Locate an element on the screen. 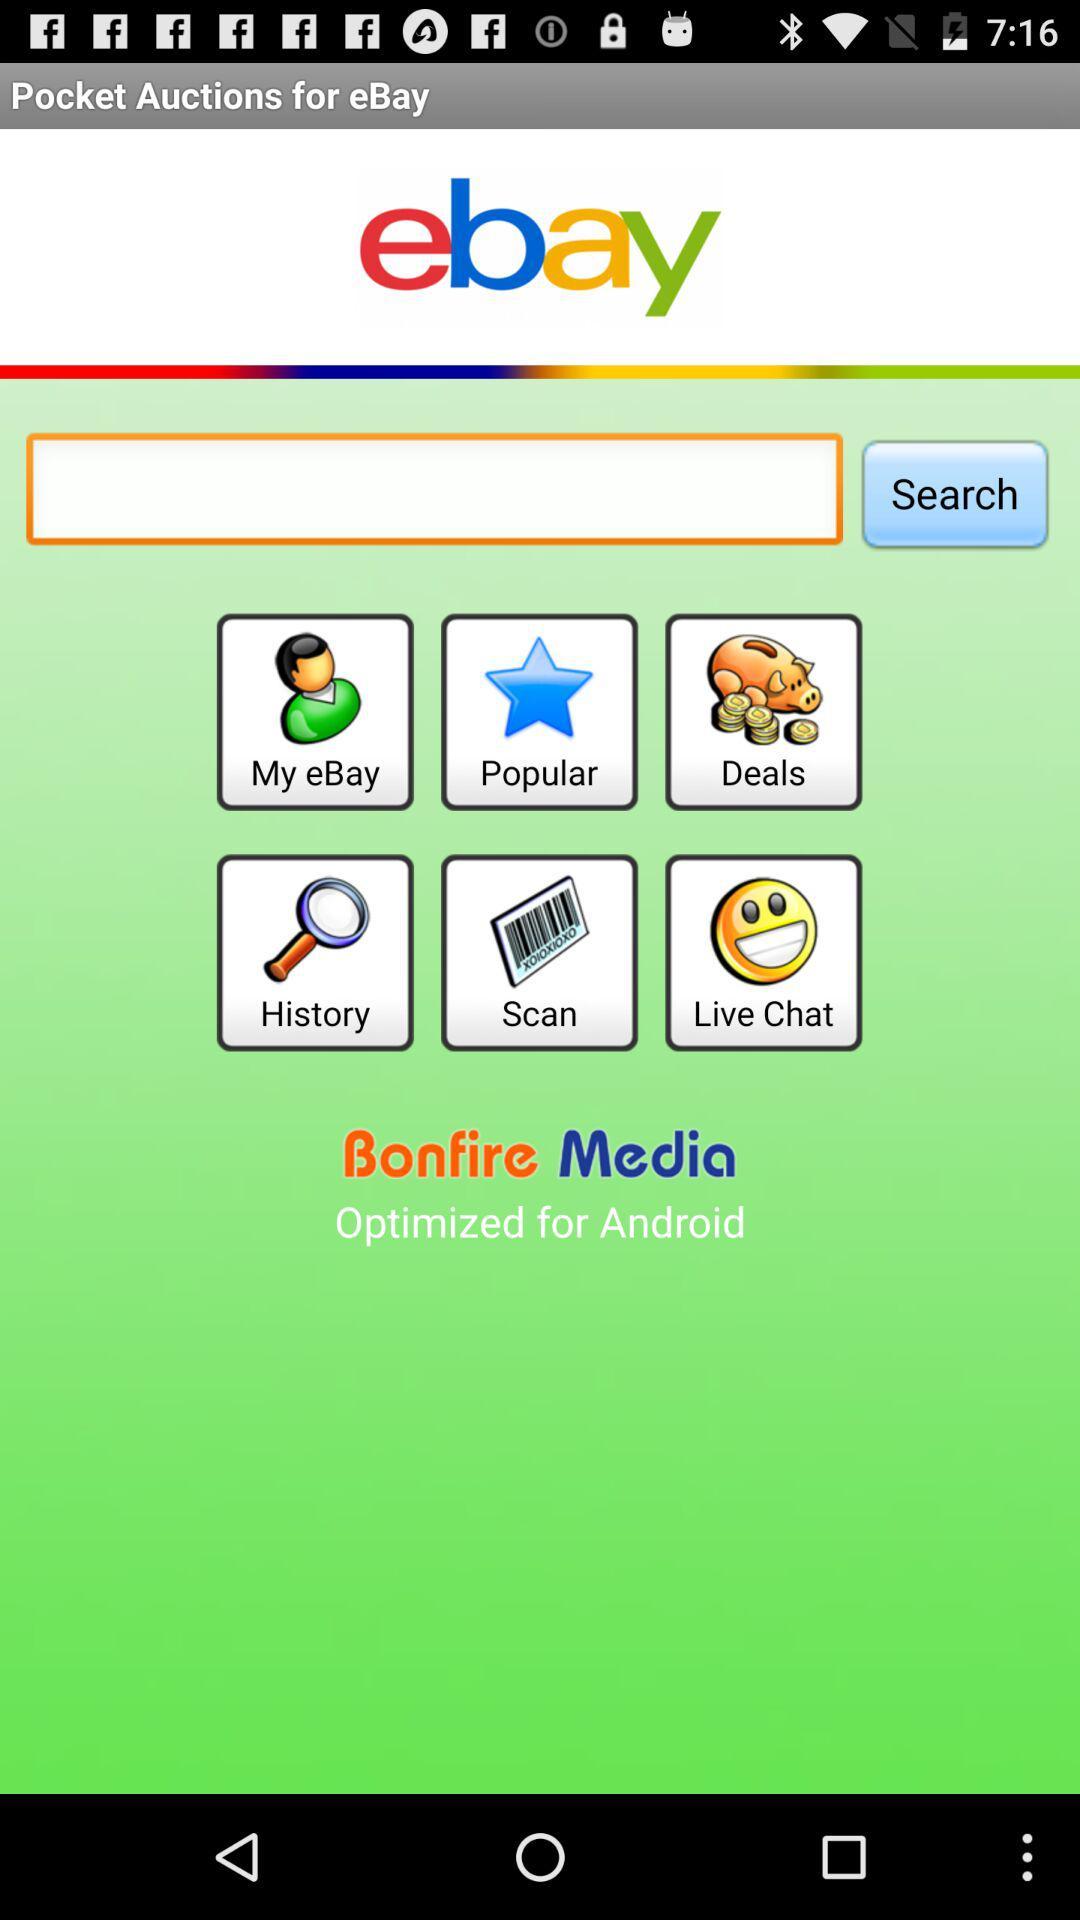  item below the my ebay is located at coordinates (315, 951).